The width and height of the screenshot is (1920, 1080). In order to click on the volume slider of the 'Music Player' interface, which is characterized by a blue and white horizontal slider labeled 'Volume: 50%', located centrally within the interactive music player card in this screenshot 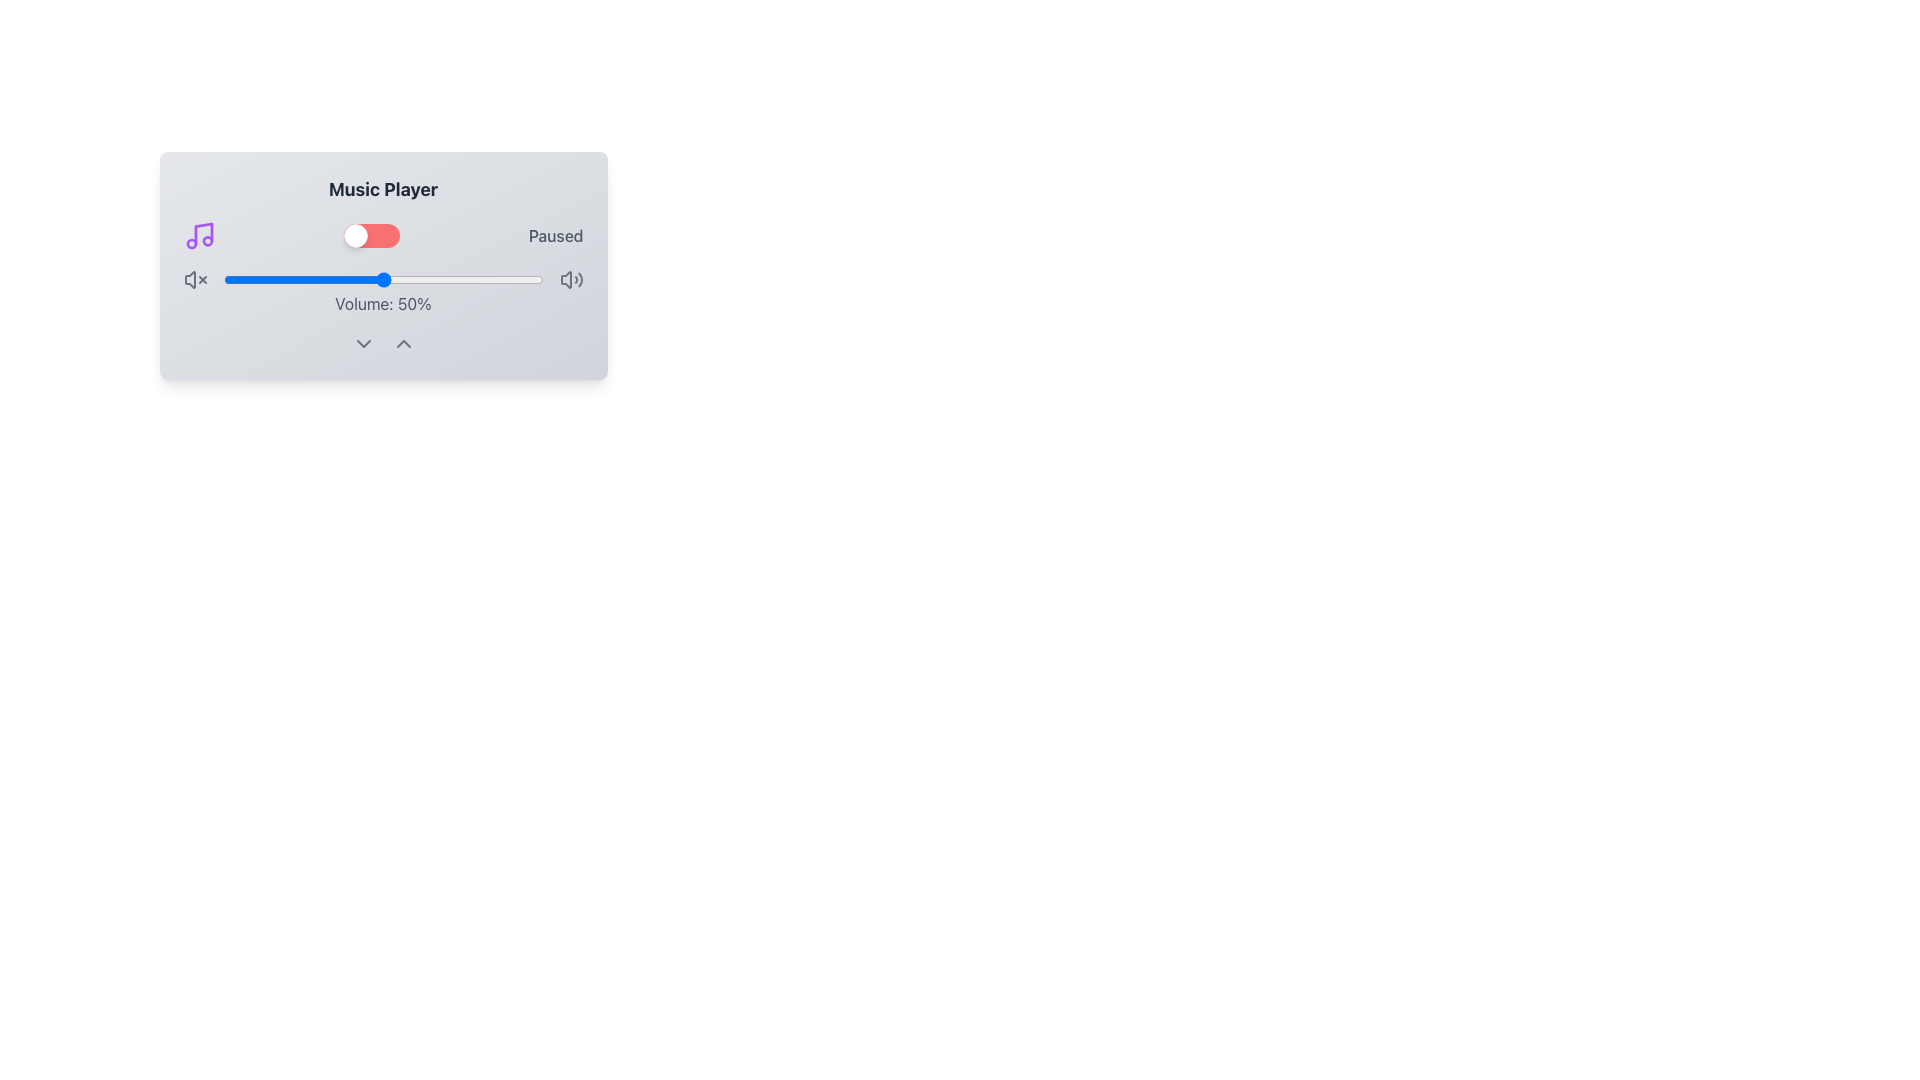, I will do `click(383, 265)`.